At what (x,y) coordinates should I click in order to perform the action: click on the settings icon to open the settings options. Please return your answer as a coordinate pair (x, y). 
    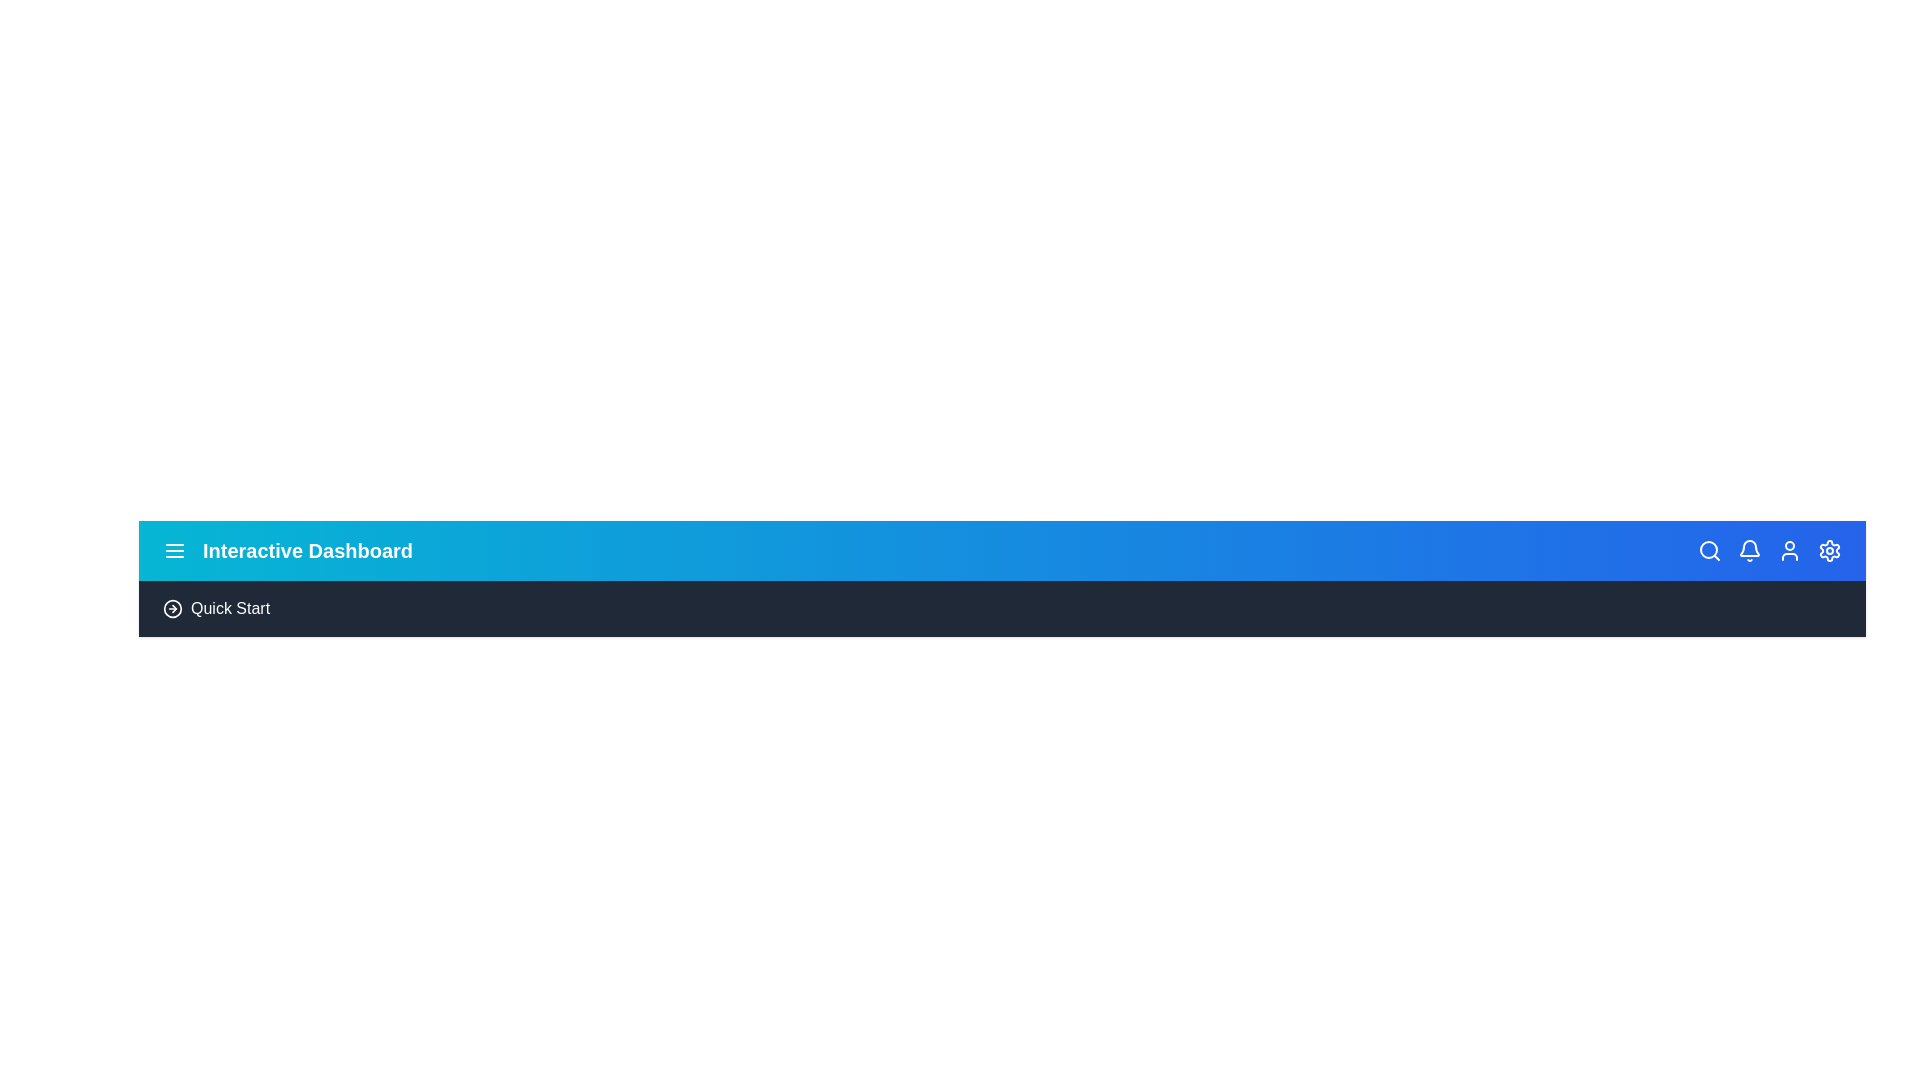
    Looking at the image, I should click on (1829, 551).